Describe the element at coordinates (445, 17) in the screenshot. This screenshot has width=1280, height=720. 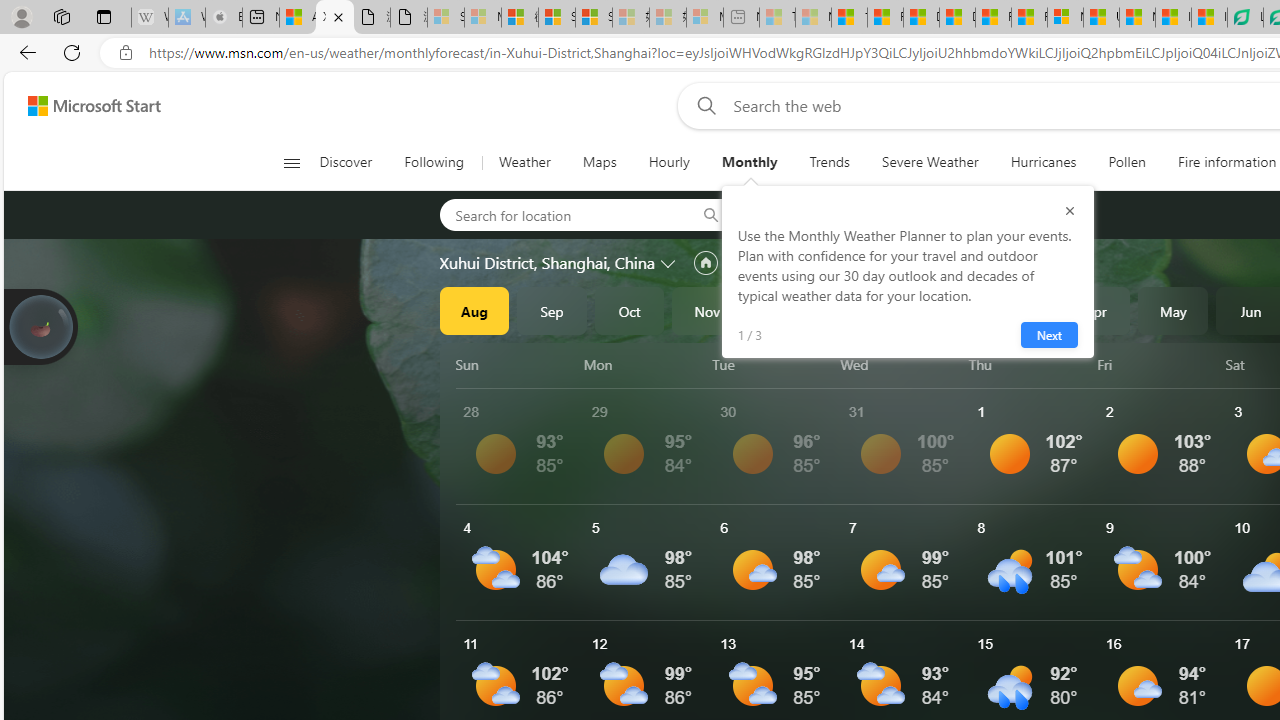
I see `'Sign in to your Microsoft account - Sleeping'` at that location.